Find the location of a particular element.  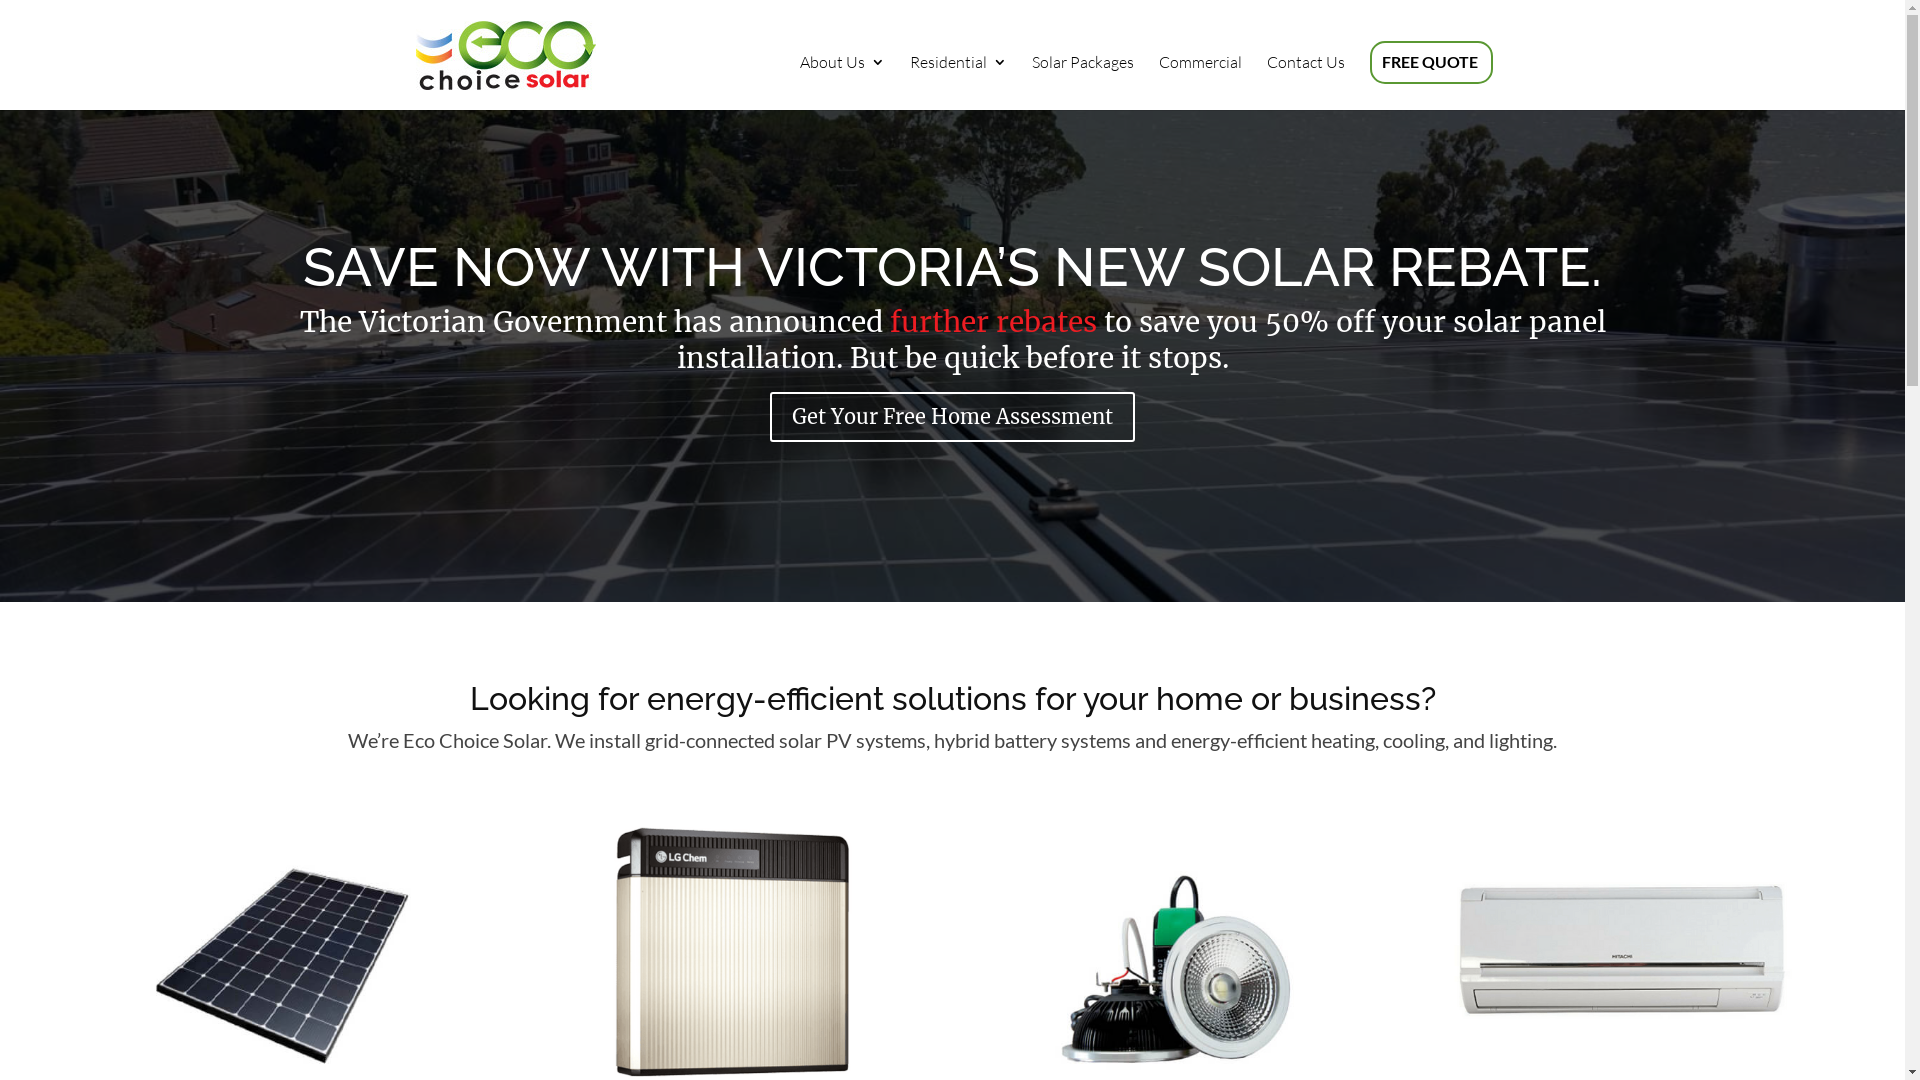

'Contact Us' is located at coordinates (1265, 81).